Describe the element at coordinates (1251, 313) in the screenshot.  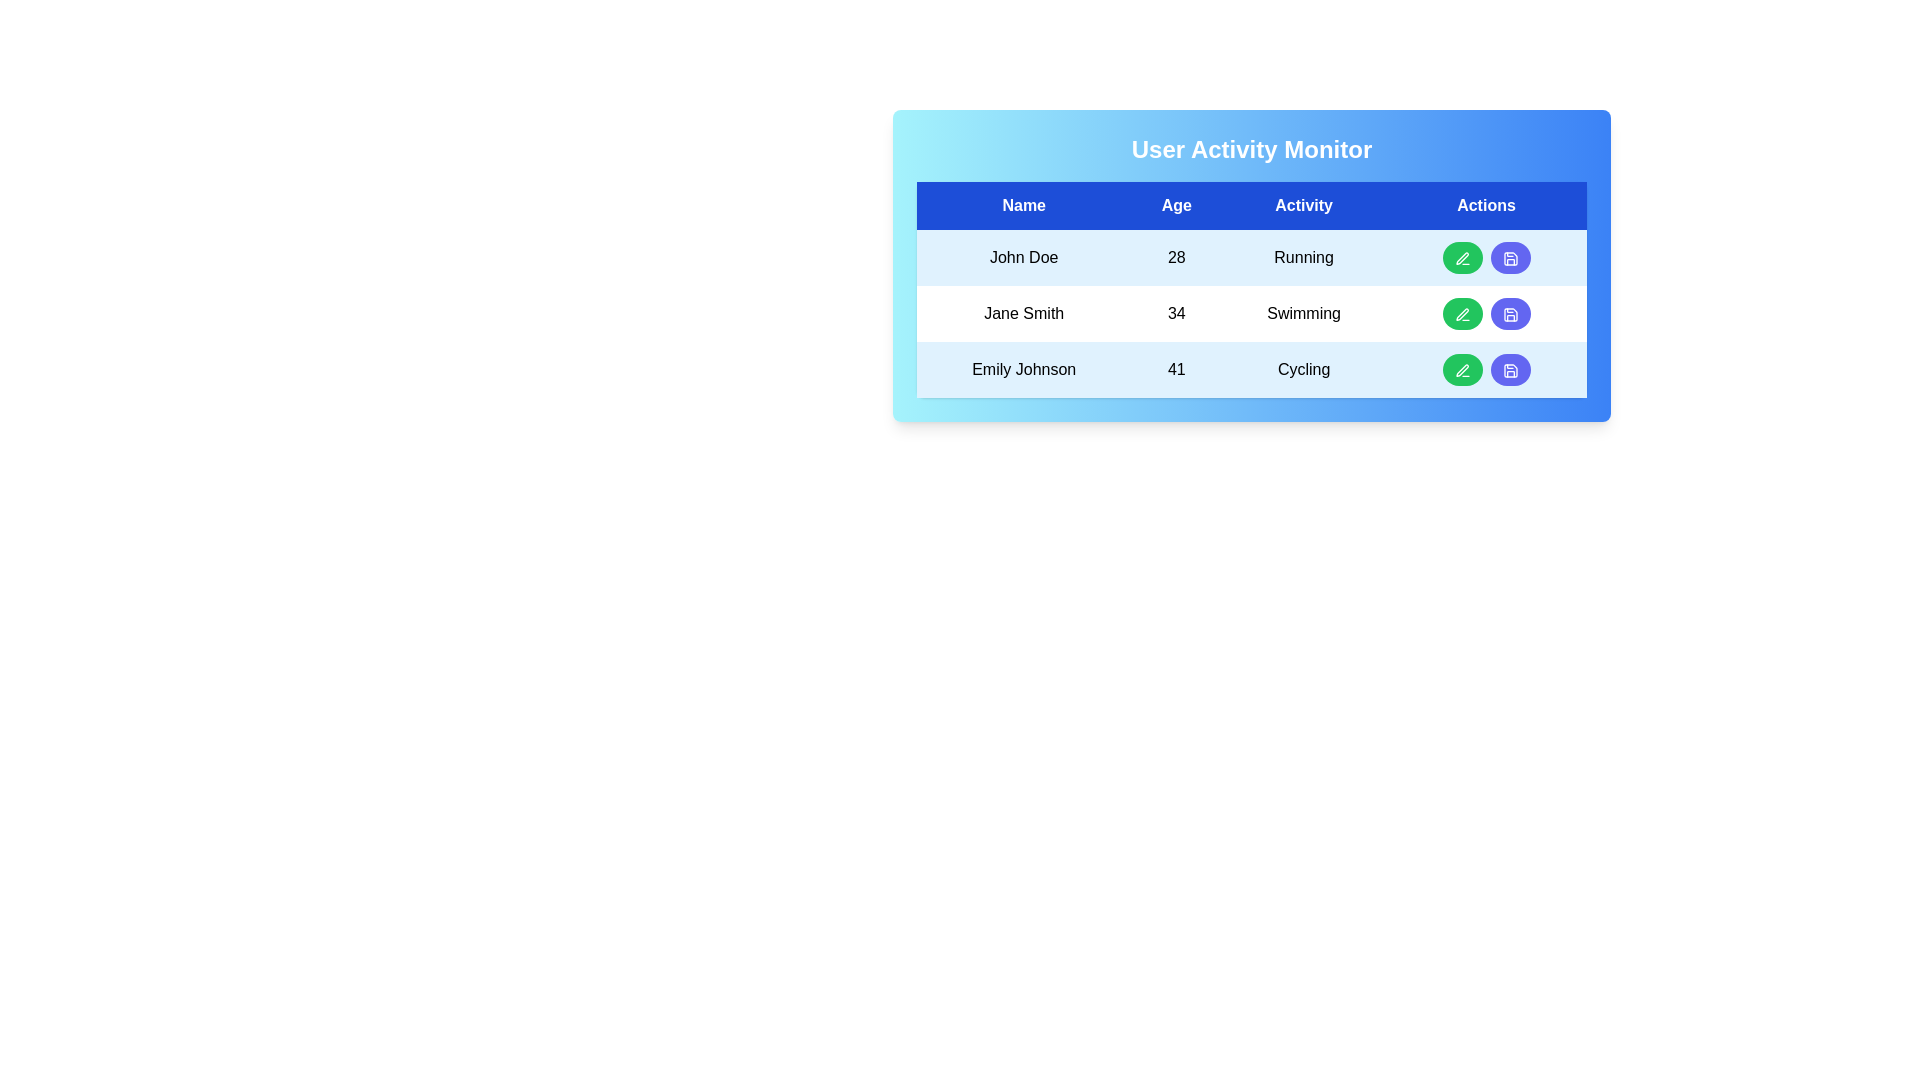
I see `the row corresponding to Jane Smith` at that location.